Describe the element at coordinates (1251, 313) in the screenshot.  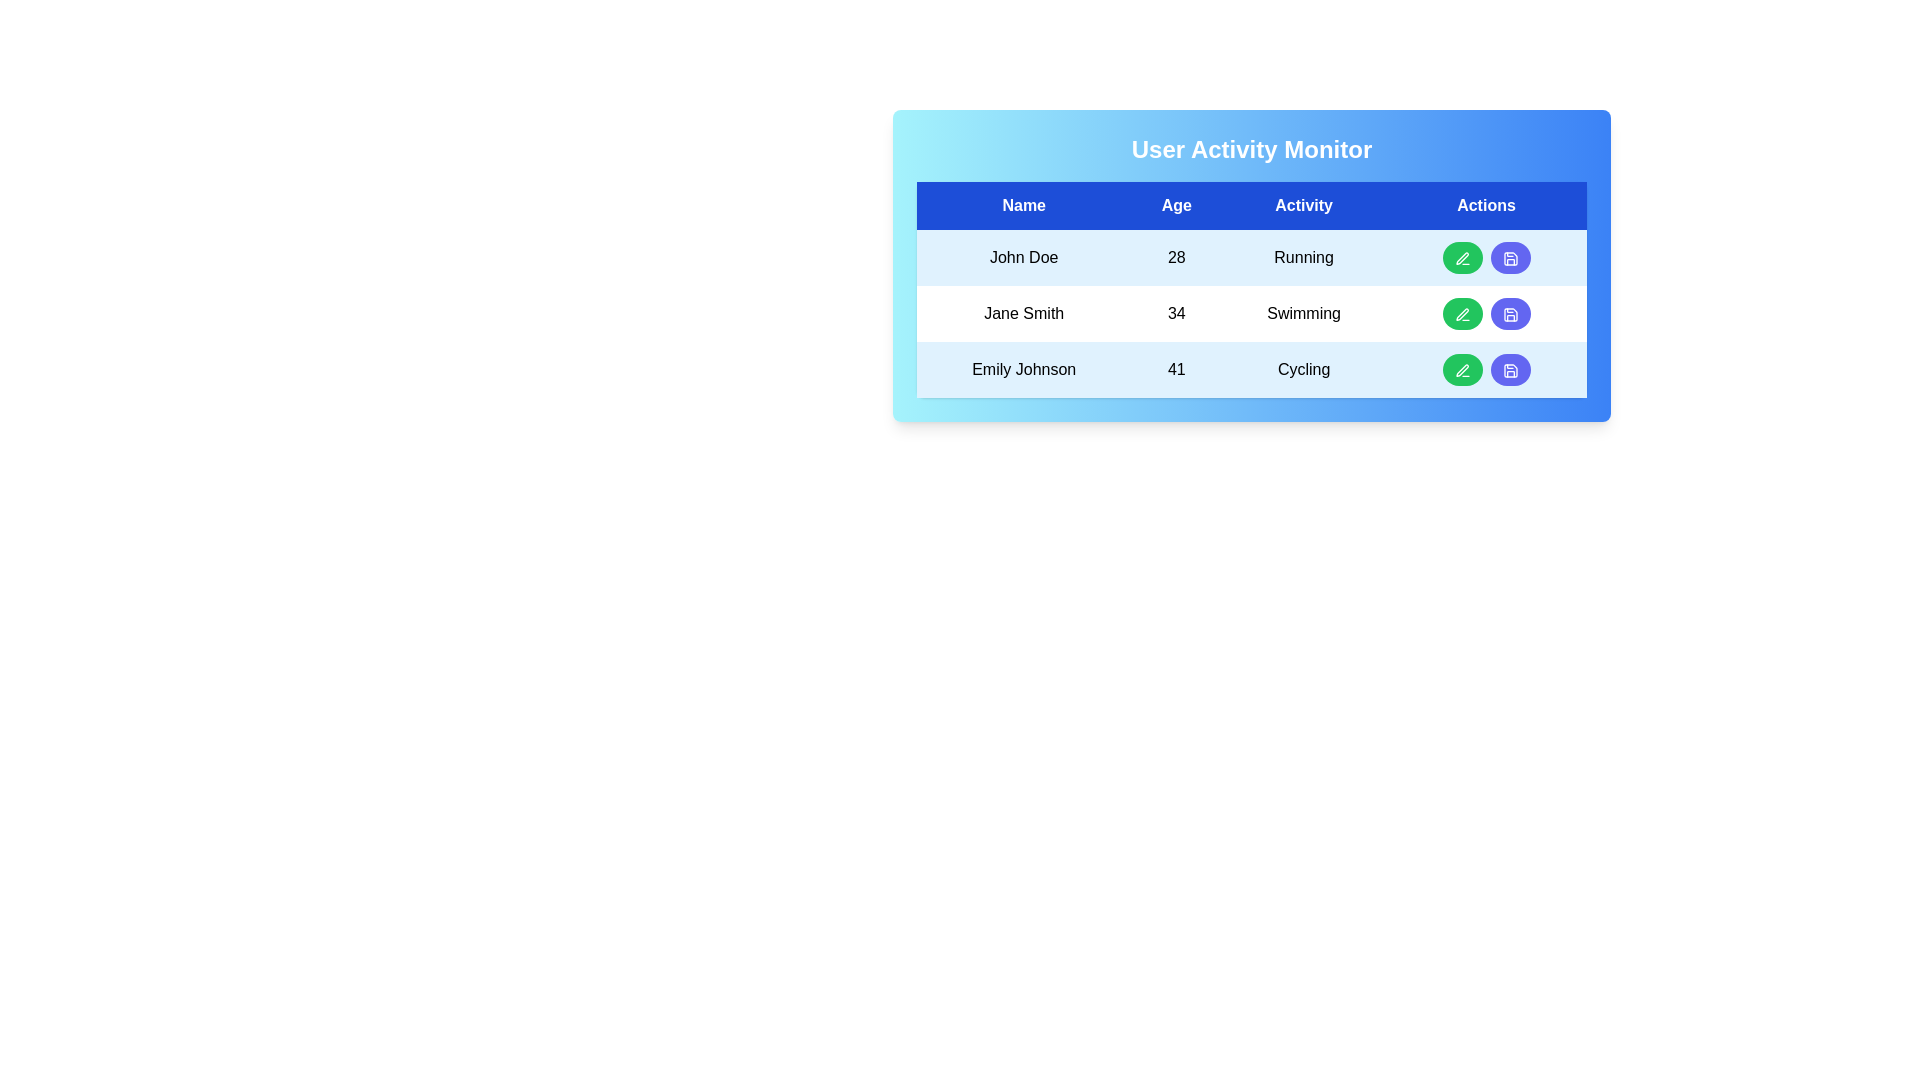
I see `the row corresponding to Jane Smith` at that location.